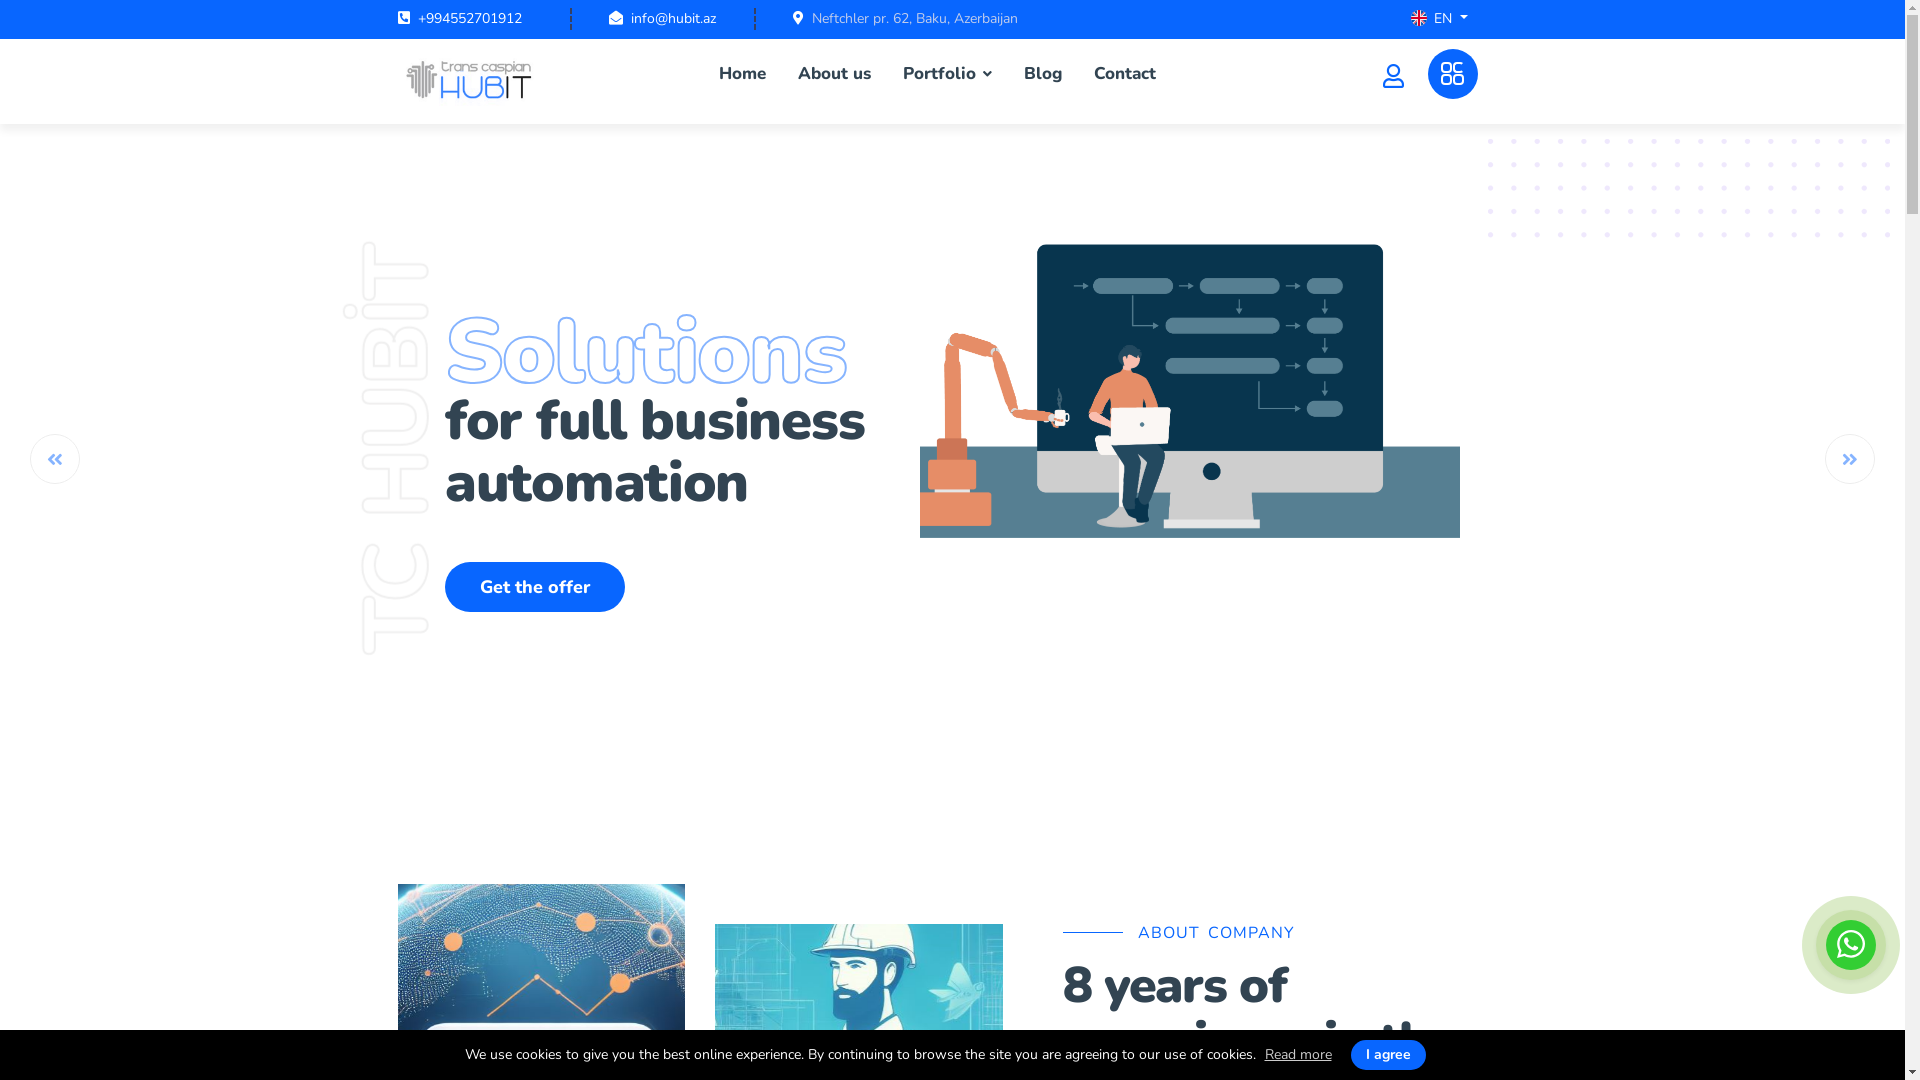 The image size is (1920, 1080). I want to click on 'EN', so click(1438, 19).